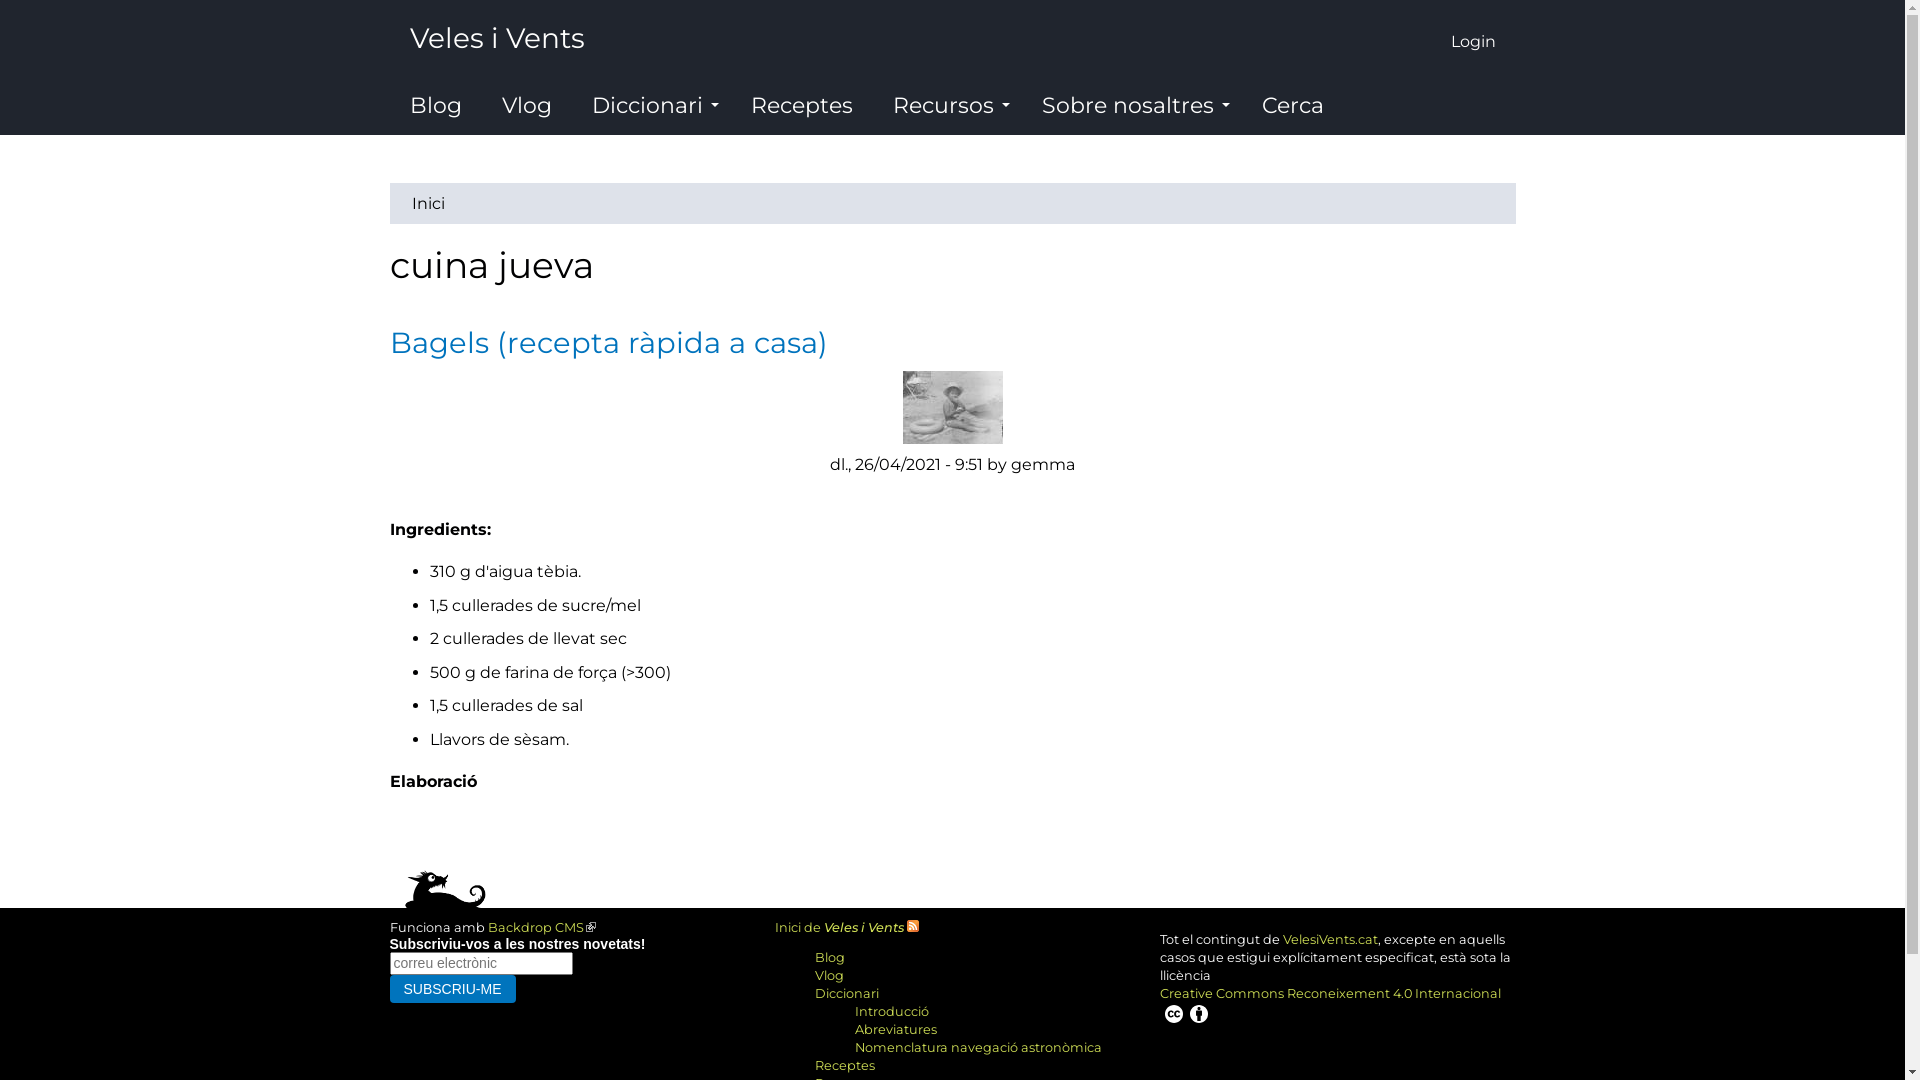 The image size is (1920, 1080). Describe the element at coordinates (1241, 105) in the screenshot. I see `'Cerca'` at that location.